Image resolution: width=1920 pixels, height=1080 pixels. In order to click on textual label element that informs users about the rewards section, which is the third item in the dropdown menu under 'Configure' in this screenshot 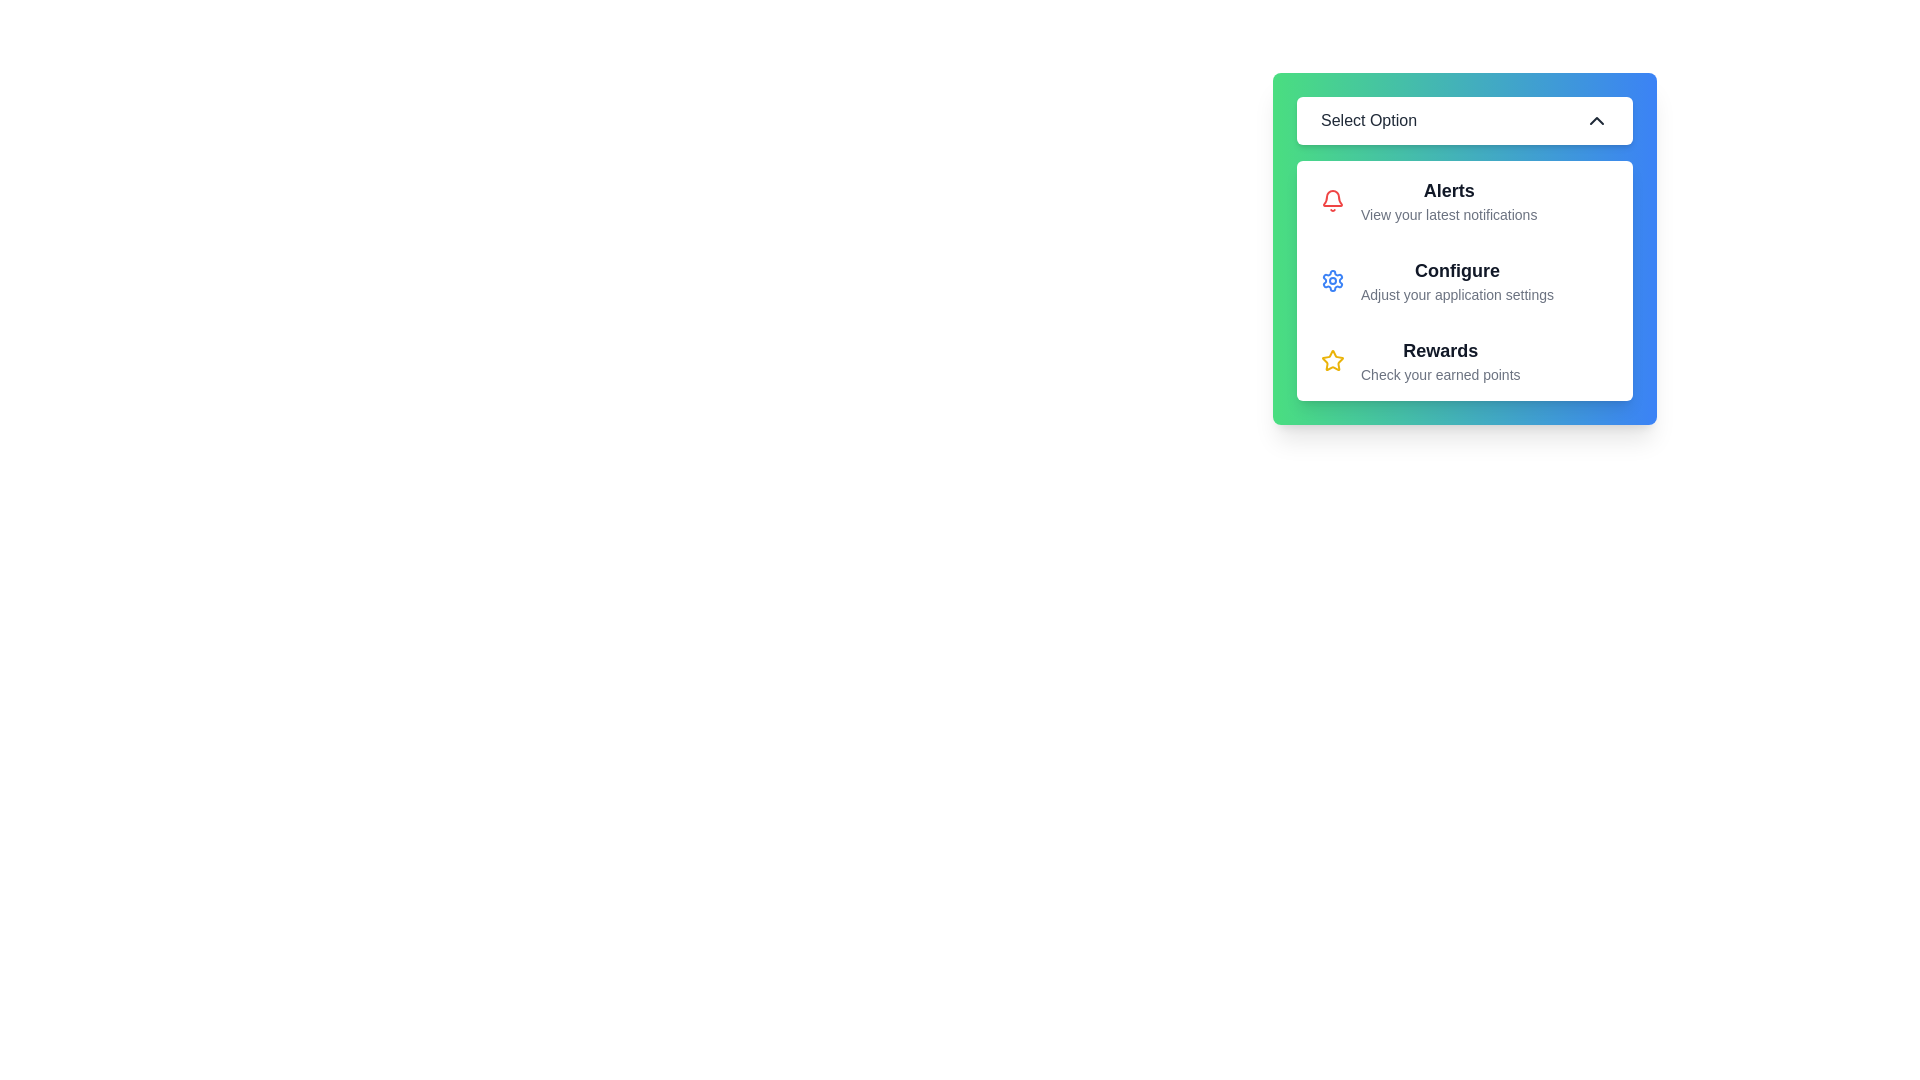, I will do `click(1440, 361)`.